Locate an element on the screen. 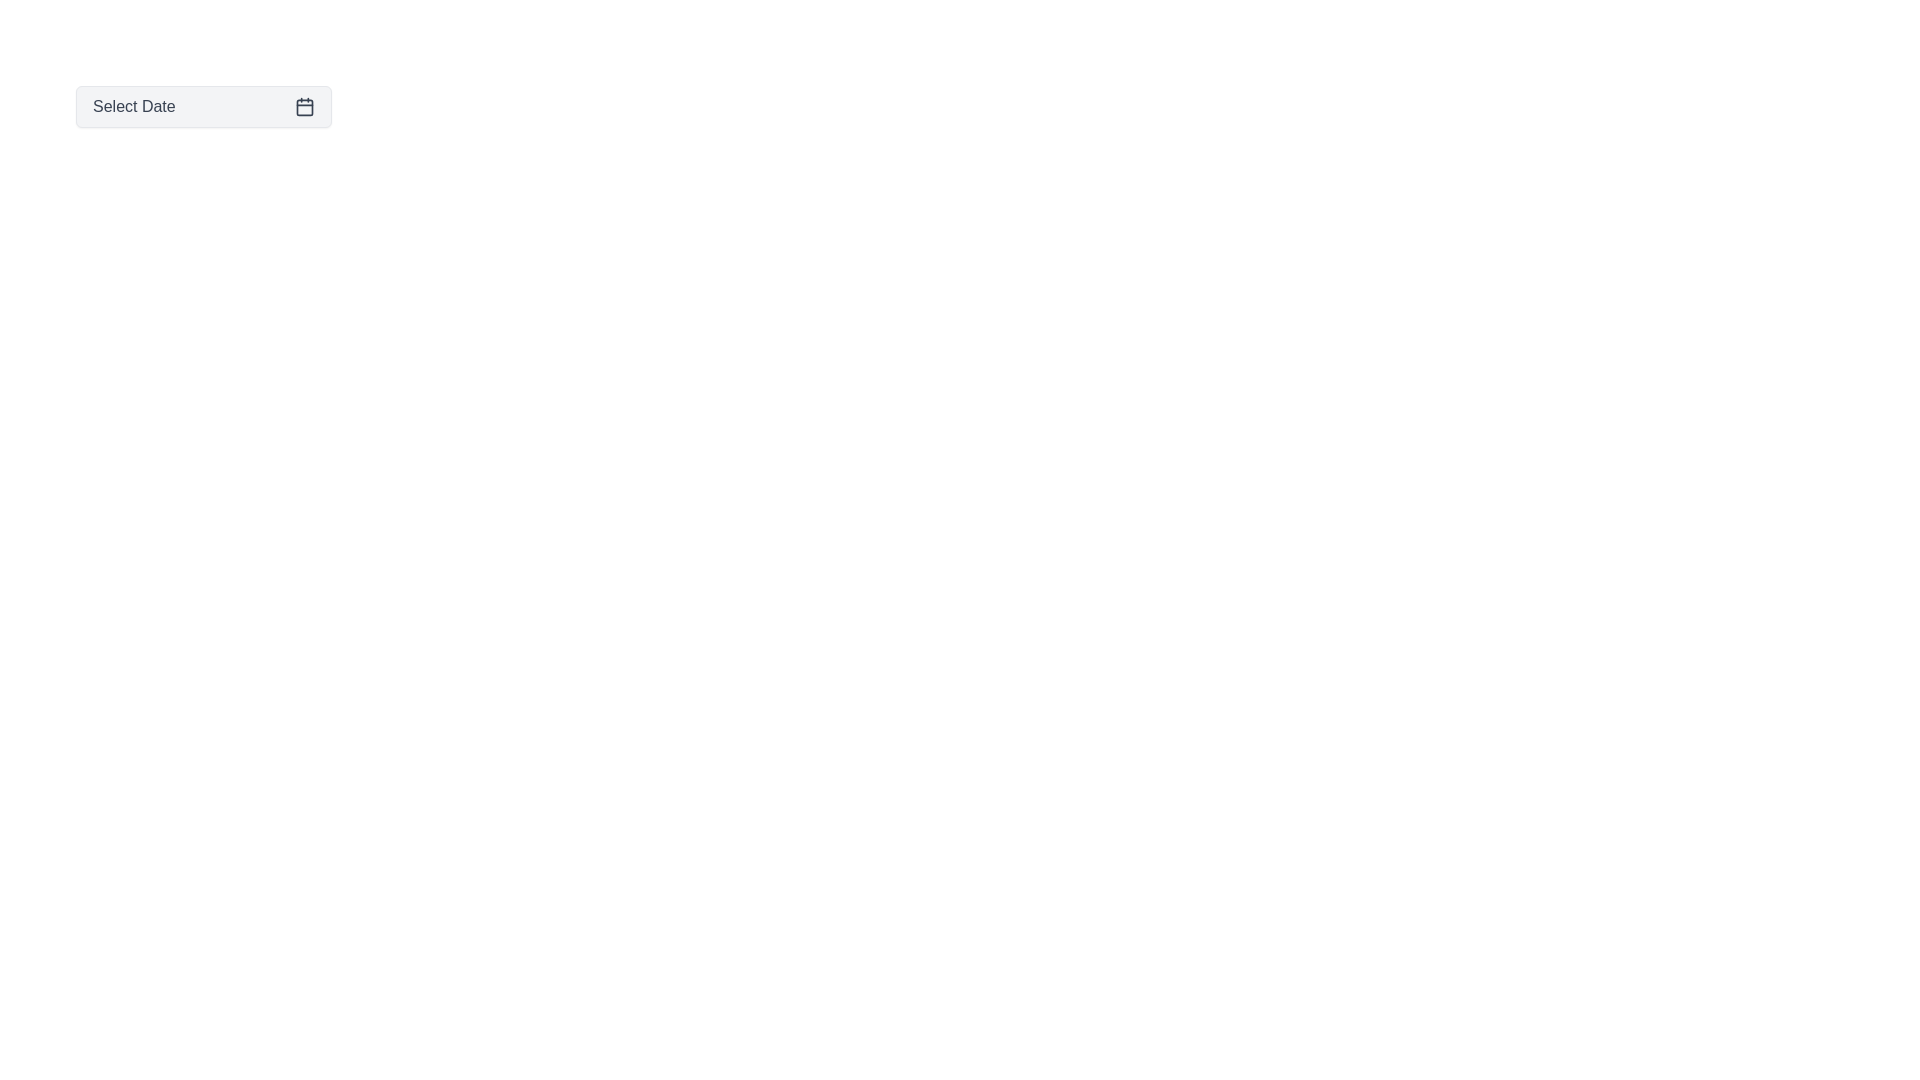  the 'Select Date' button with a light gray background and rounded edges is located at coordinates (203, 107).